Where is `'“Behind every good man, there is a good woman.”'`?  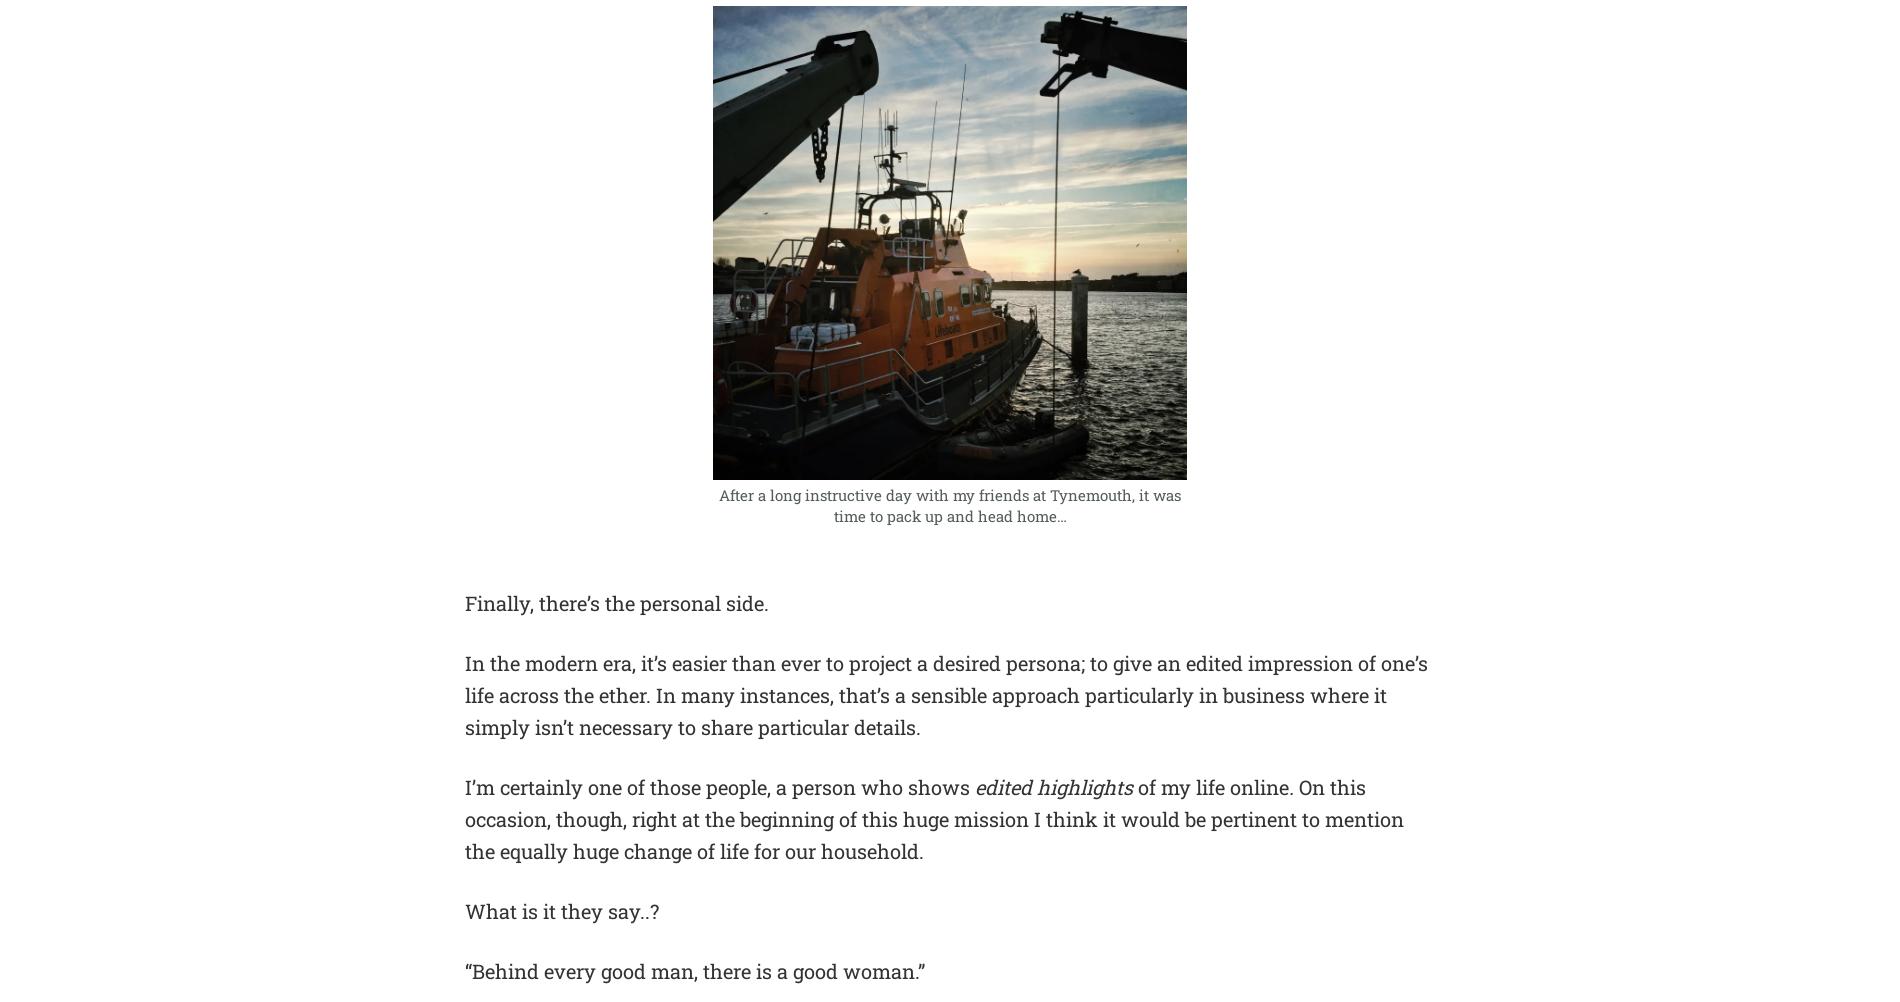
'“Behind every good man, there is a good woman.”' is located at coordinates (695, 970).